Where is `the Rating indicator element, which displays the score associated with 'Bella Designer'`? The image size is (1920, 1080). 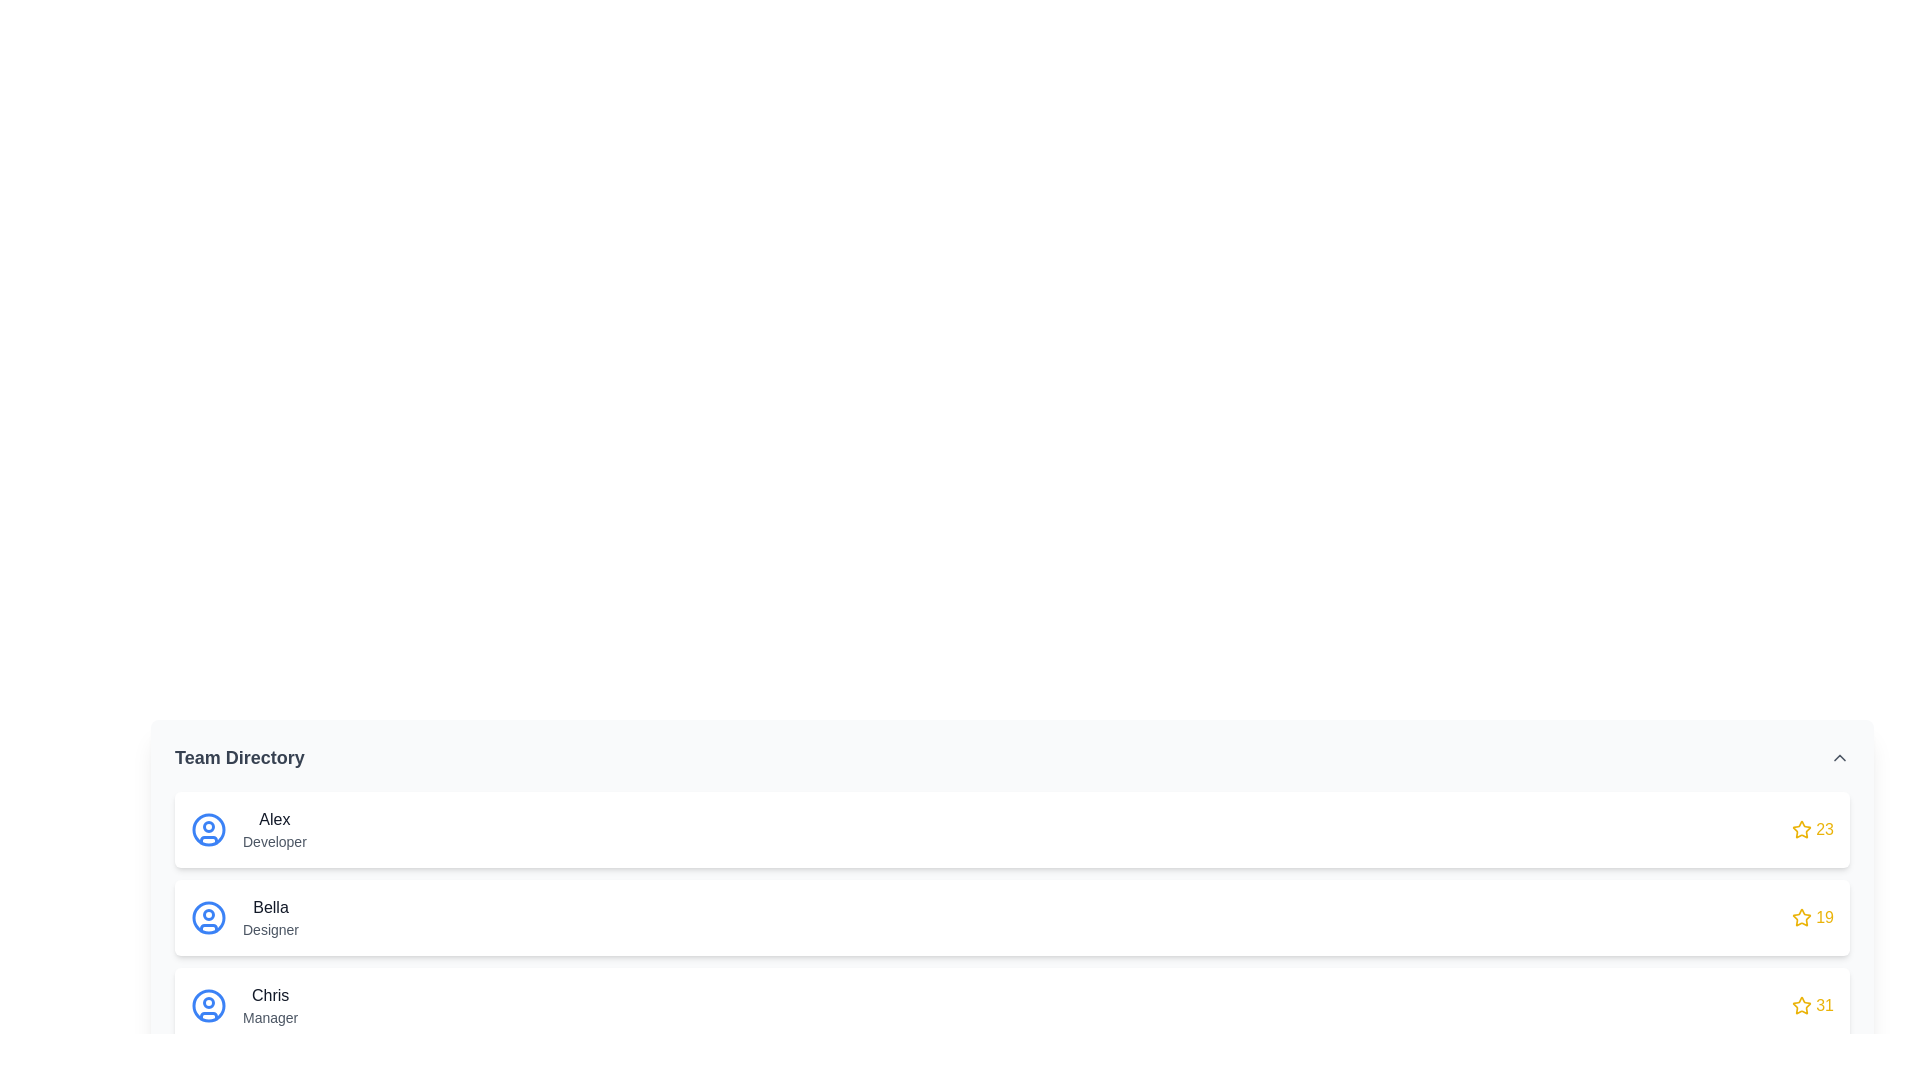 the Rating indicator element, which displays the score associated with 'Bella Designer' is located at coordinates (1813, 918).